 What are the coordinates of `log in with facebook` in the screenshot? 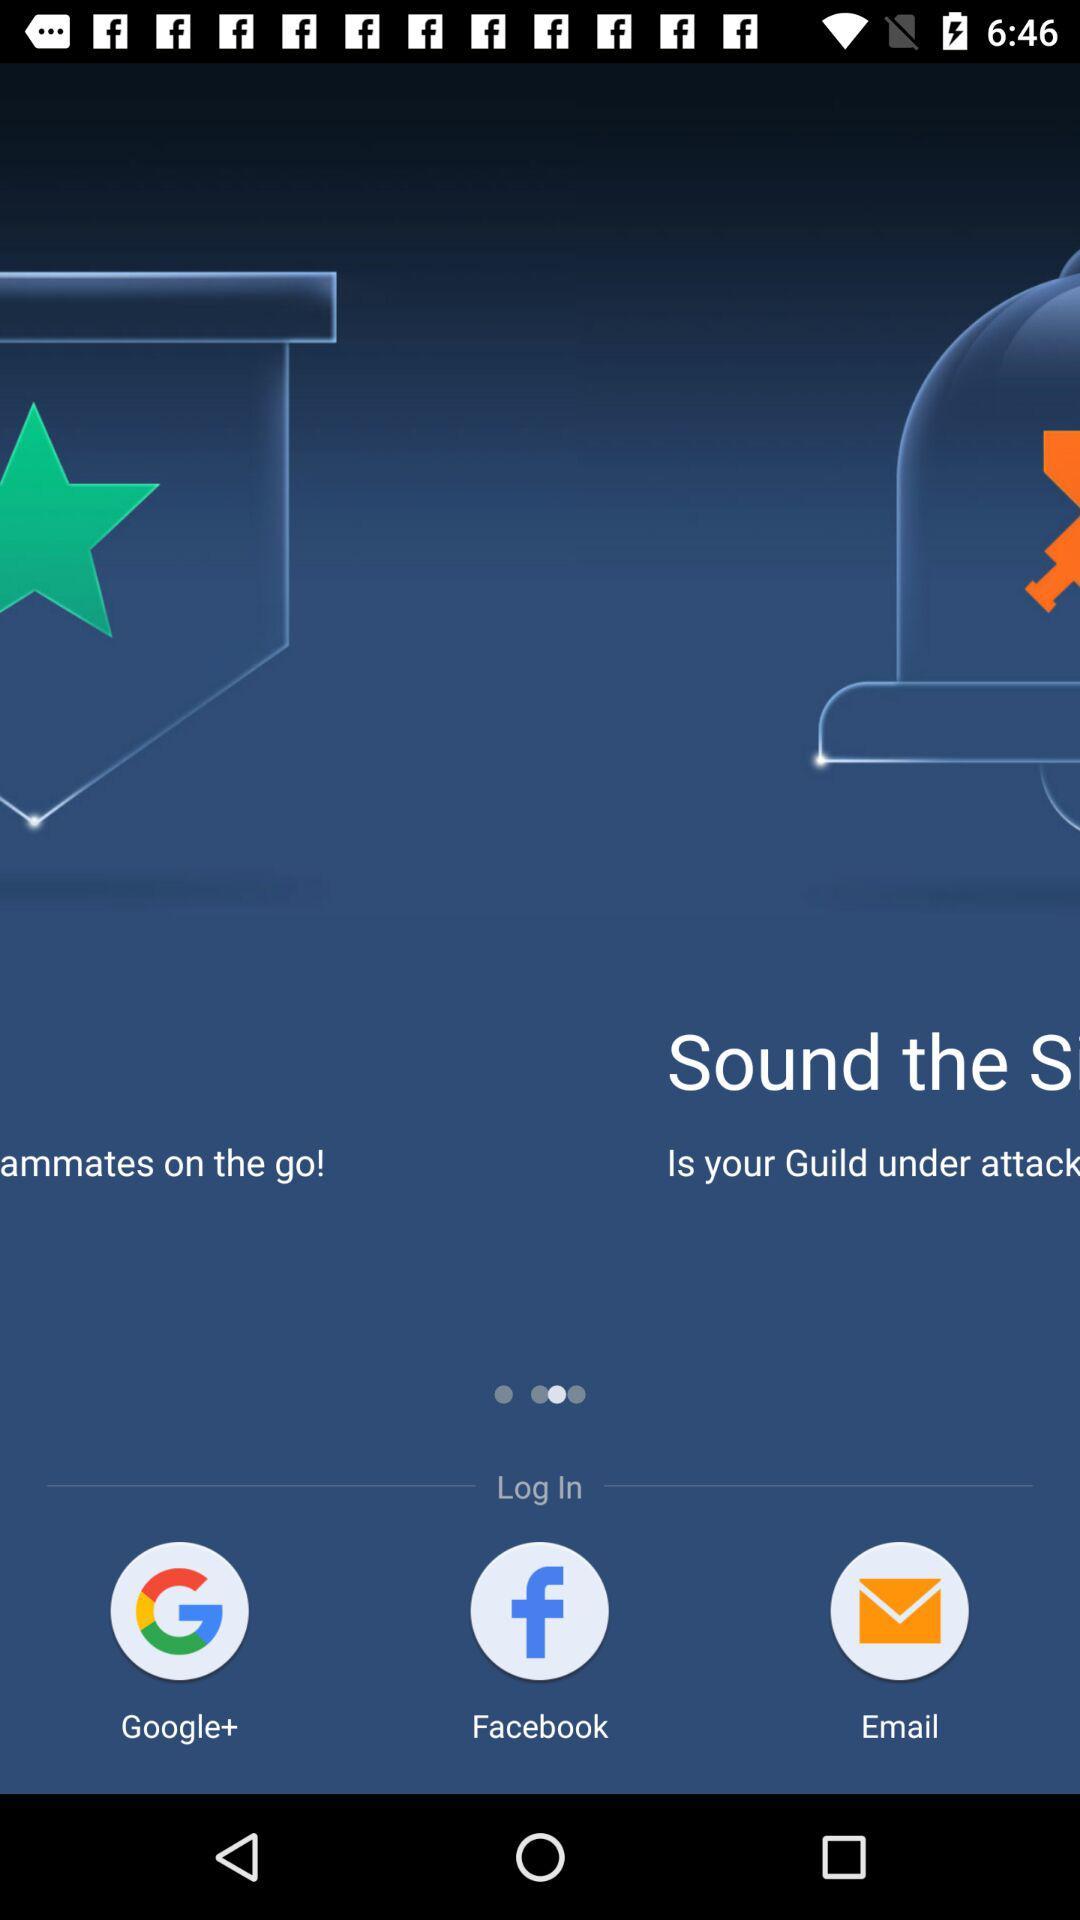 It's located at (538, 1613).